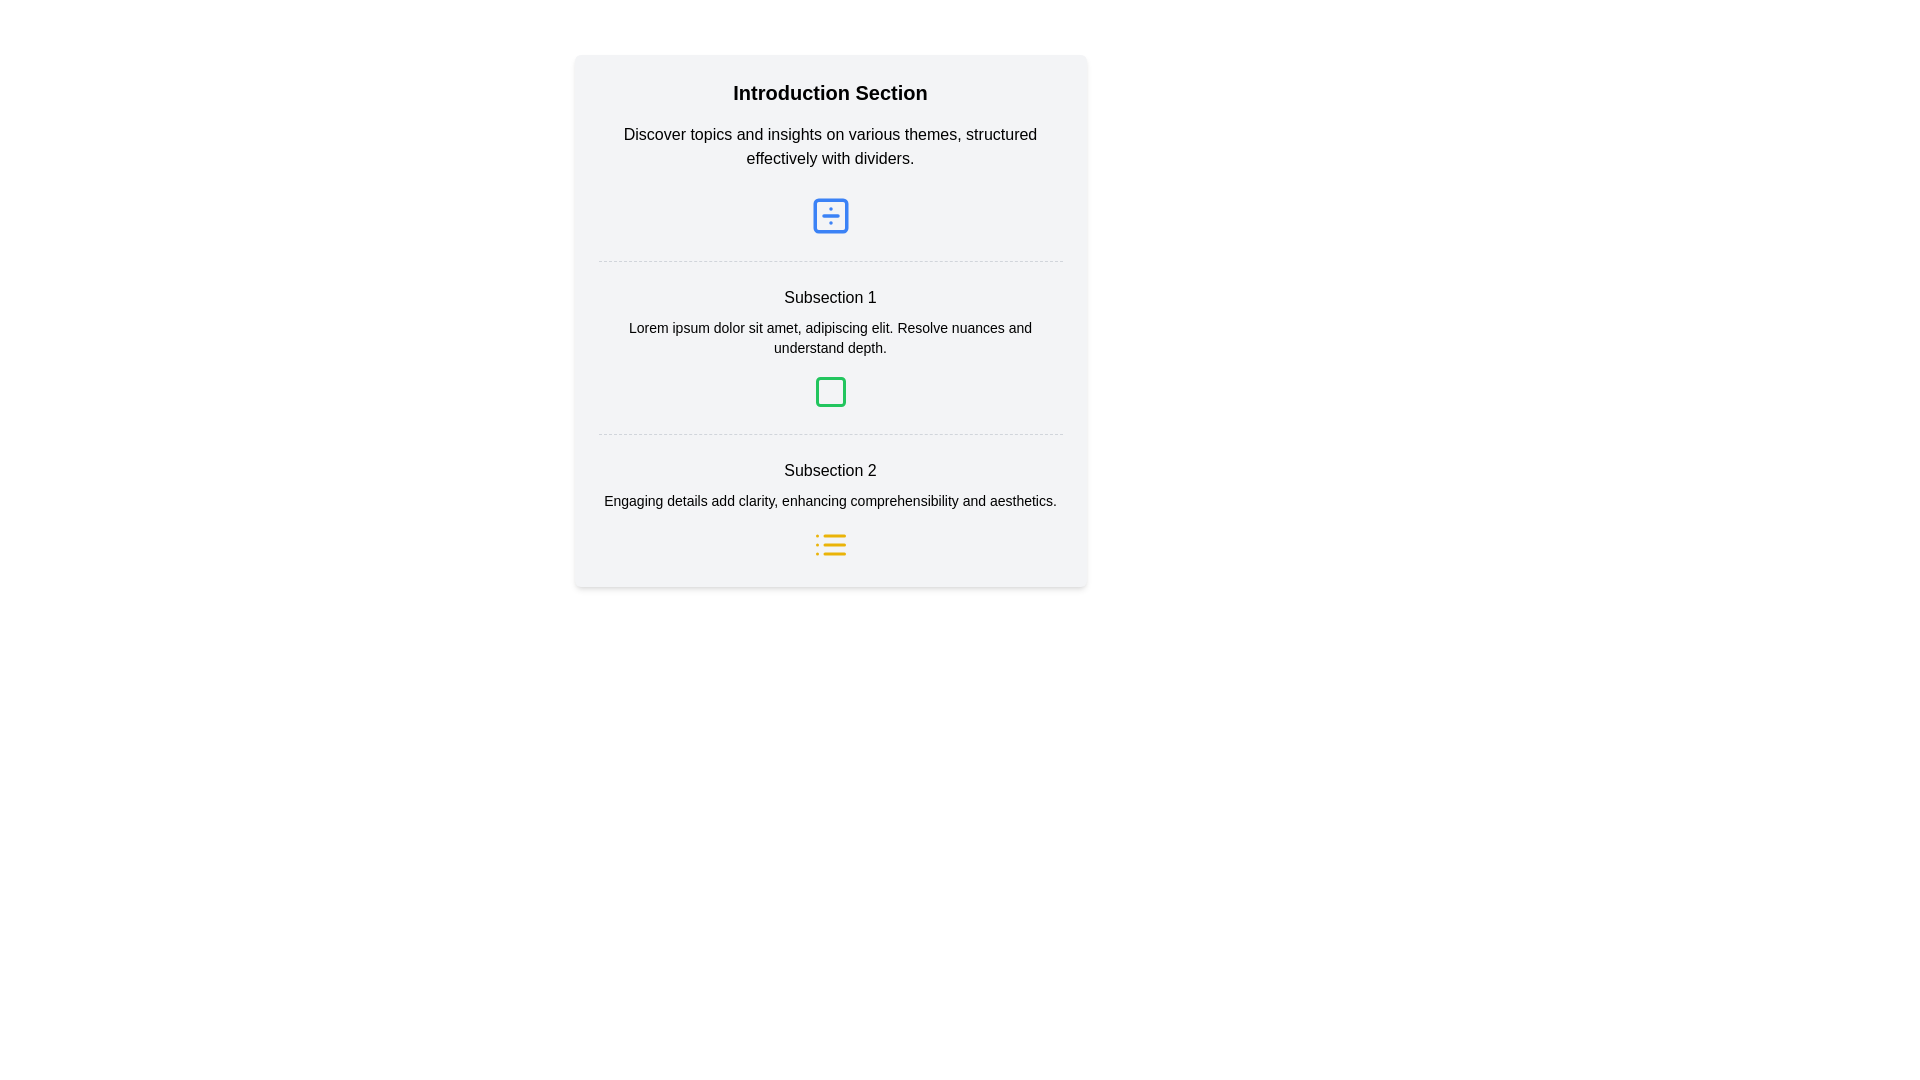 This screenshot has width=1920, height=1080. I want to click on the text block displaying 'Discover topics and insights on various themes, structured effectively with dividers.' which is located directly below the 'Introduction Section' heading, so click(830, 145).